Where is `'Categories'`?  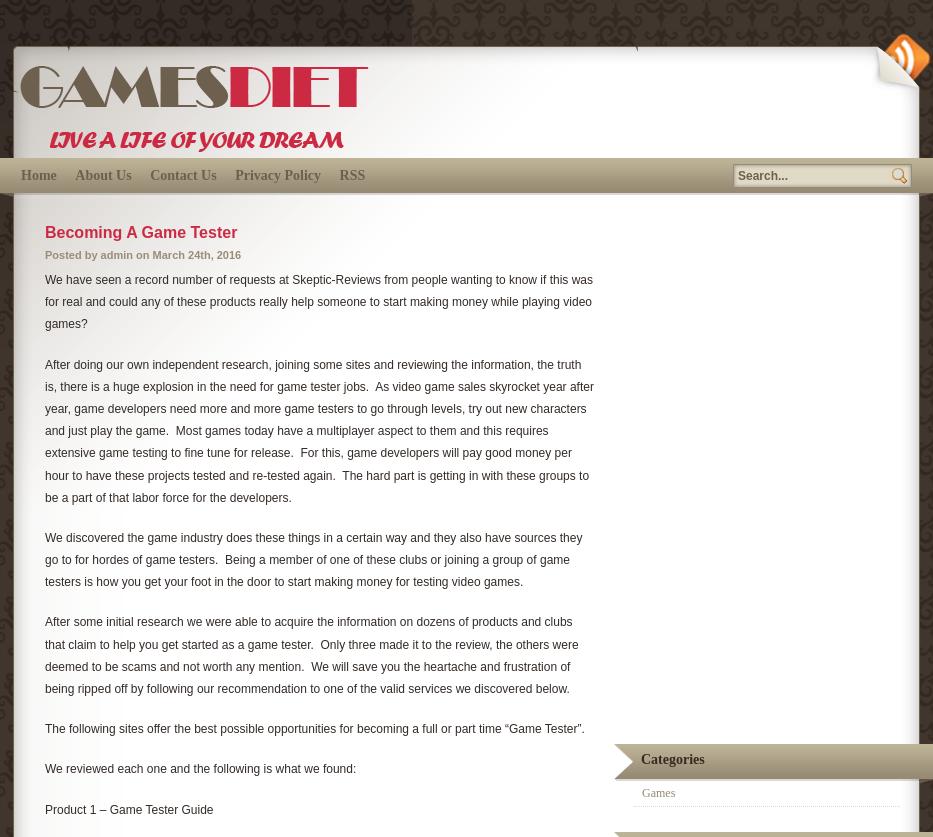
'Categories' is located at coordinates (671, 758).